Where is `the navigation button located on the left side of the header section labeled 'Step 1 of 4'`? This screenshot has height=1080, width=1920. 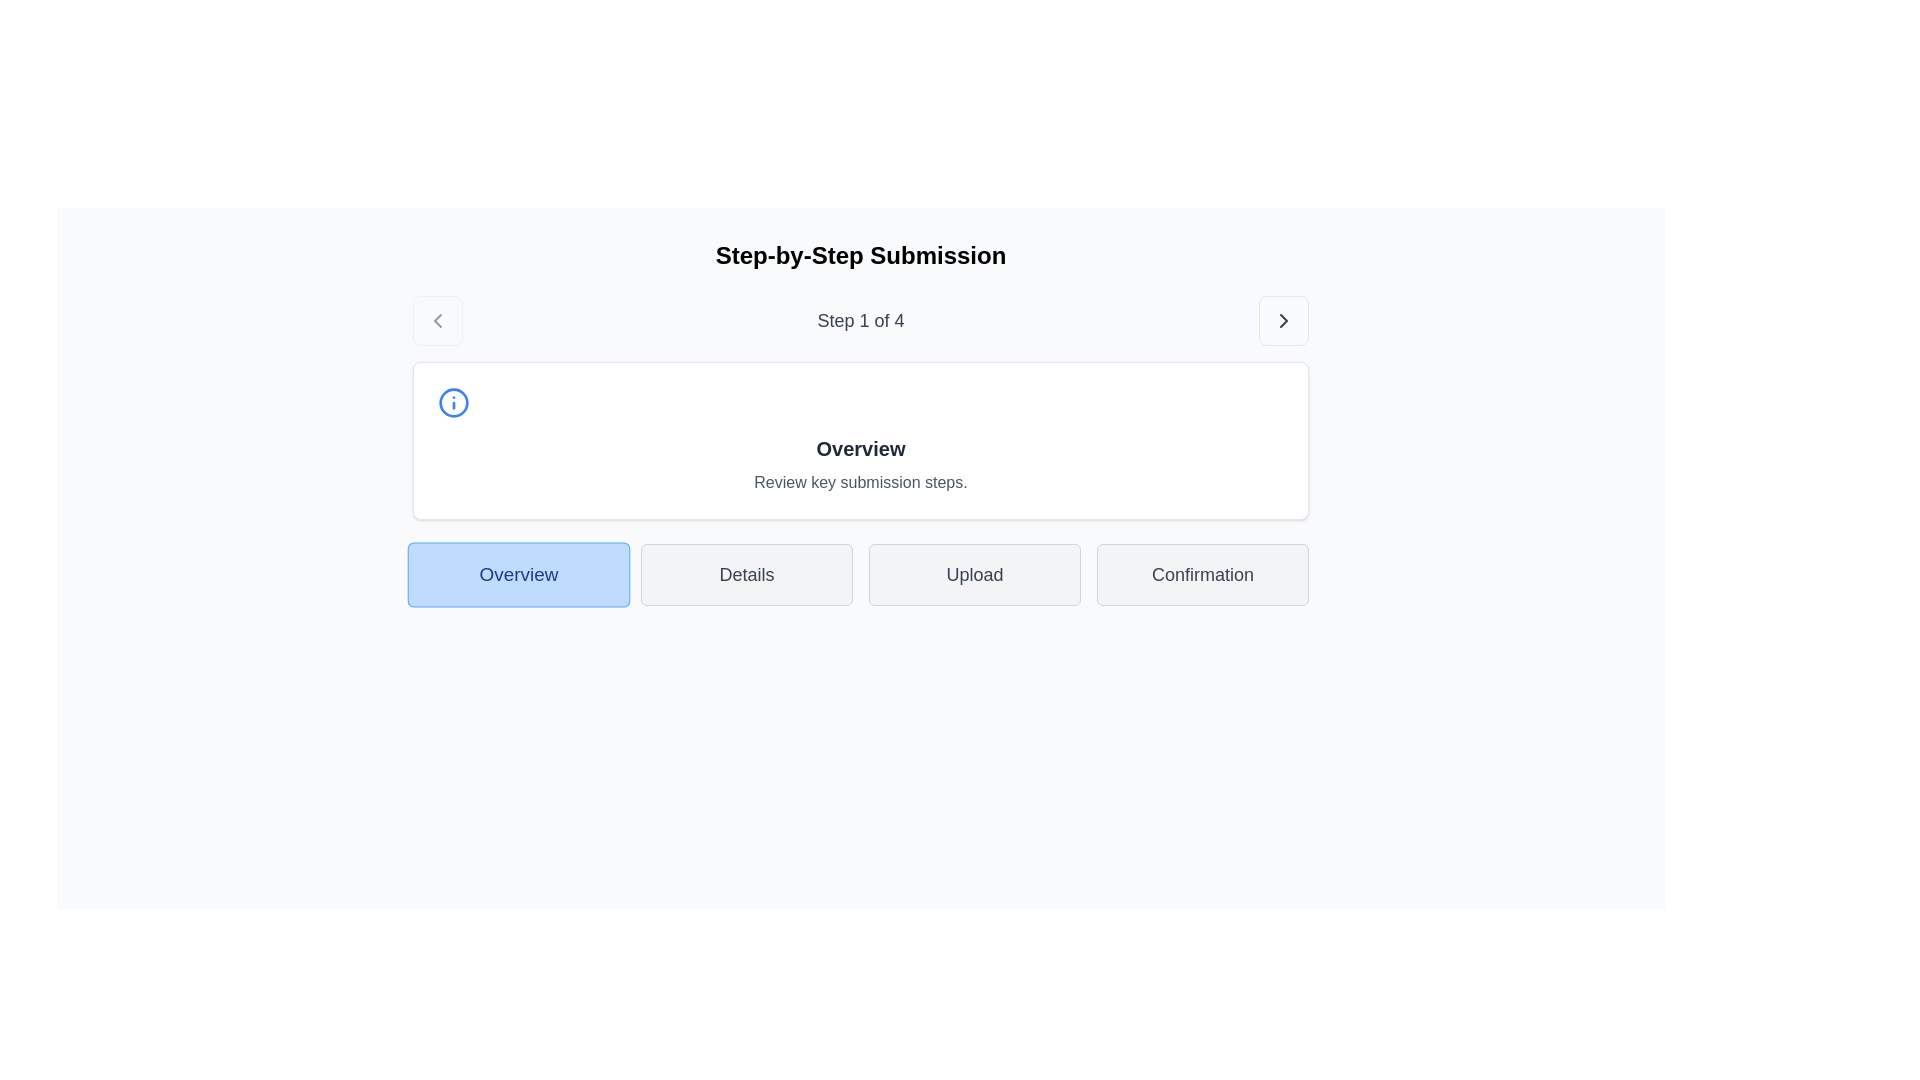
the navigation button located on the left side of the header section labeled 'Step 1 of 4' is located at coordinates (436, 319).